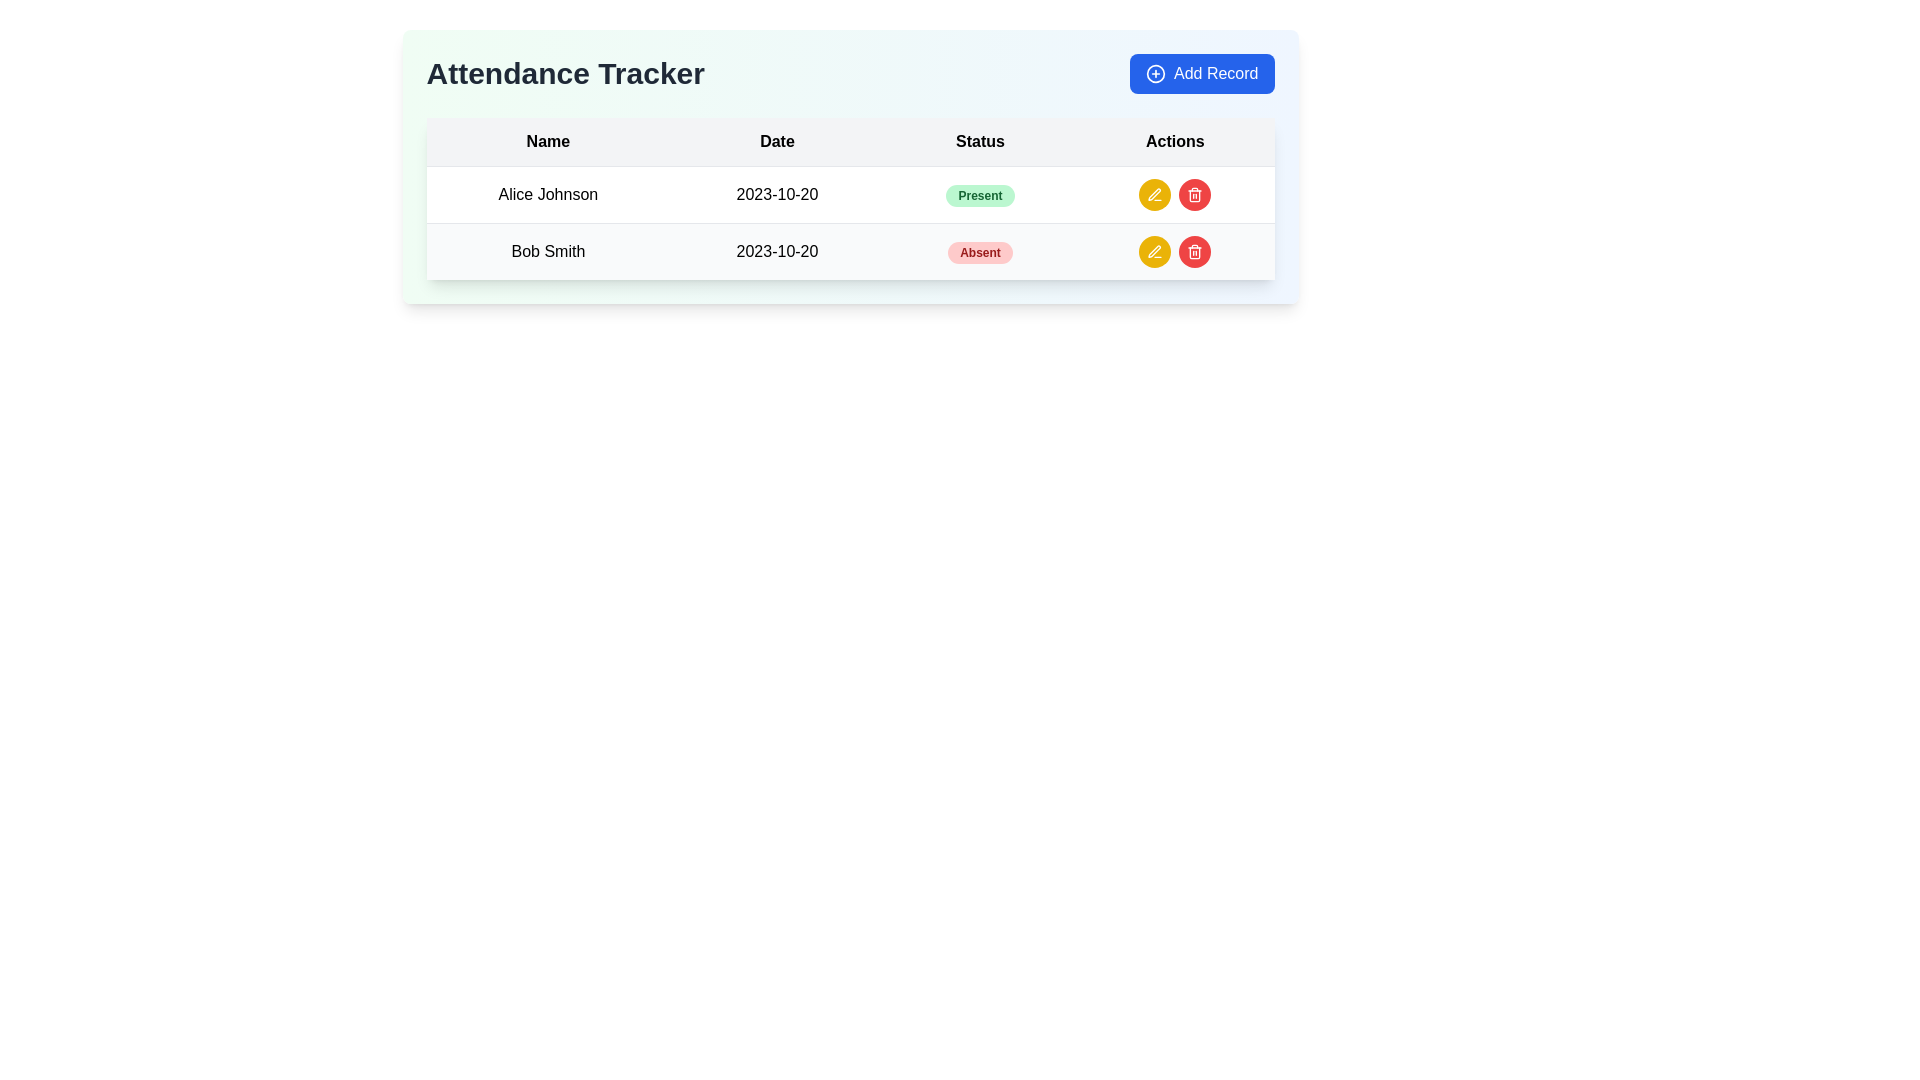 The width and height of the screenshot is (1920, 1080). Describe the element at coordinates (980, 196) in the screenshot. I see `'Present' status displayed on the green pill-shaped badge located in the 'Status' column of the first row for 'Alice Johnson'` at that location.